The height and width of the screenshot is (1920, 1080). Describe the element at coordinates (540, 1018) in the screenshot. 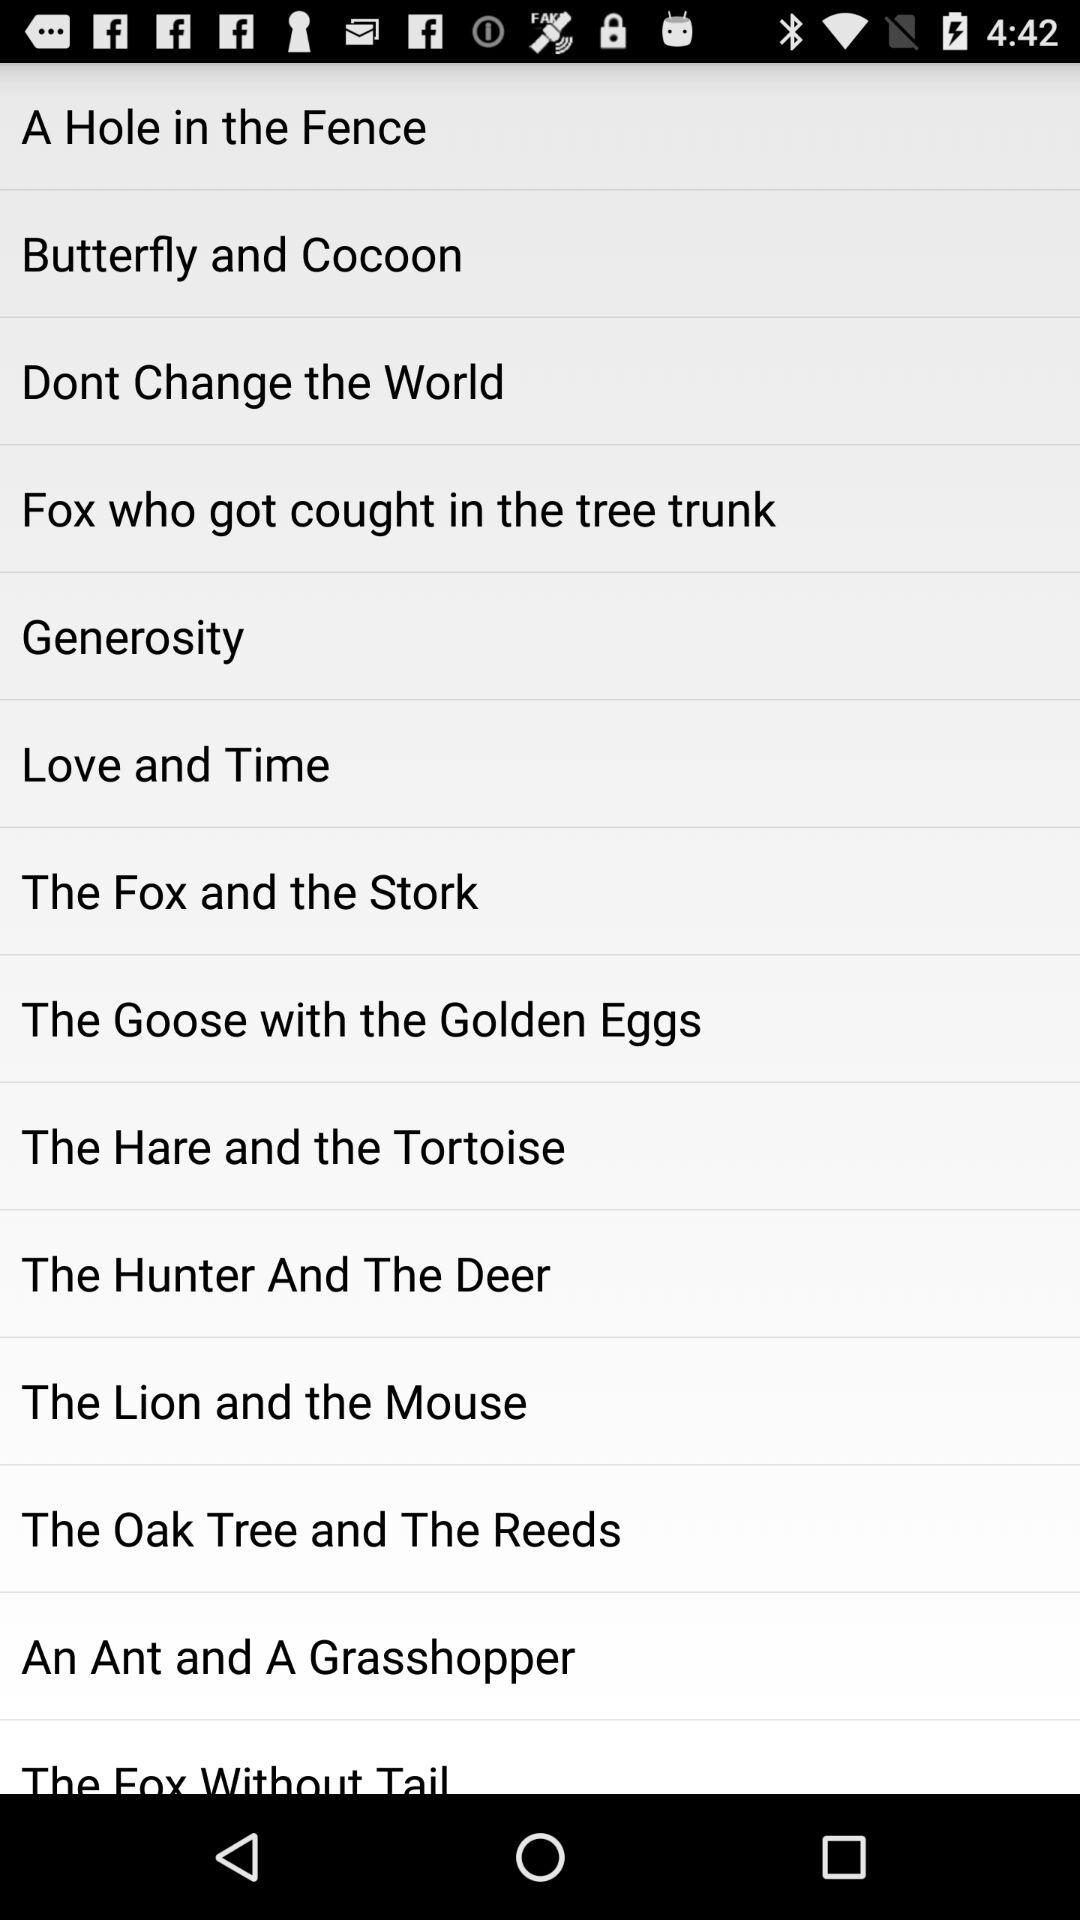

I see `the the goose with icon` at that location.